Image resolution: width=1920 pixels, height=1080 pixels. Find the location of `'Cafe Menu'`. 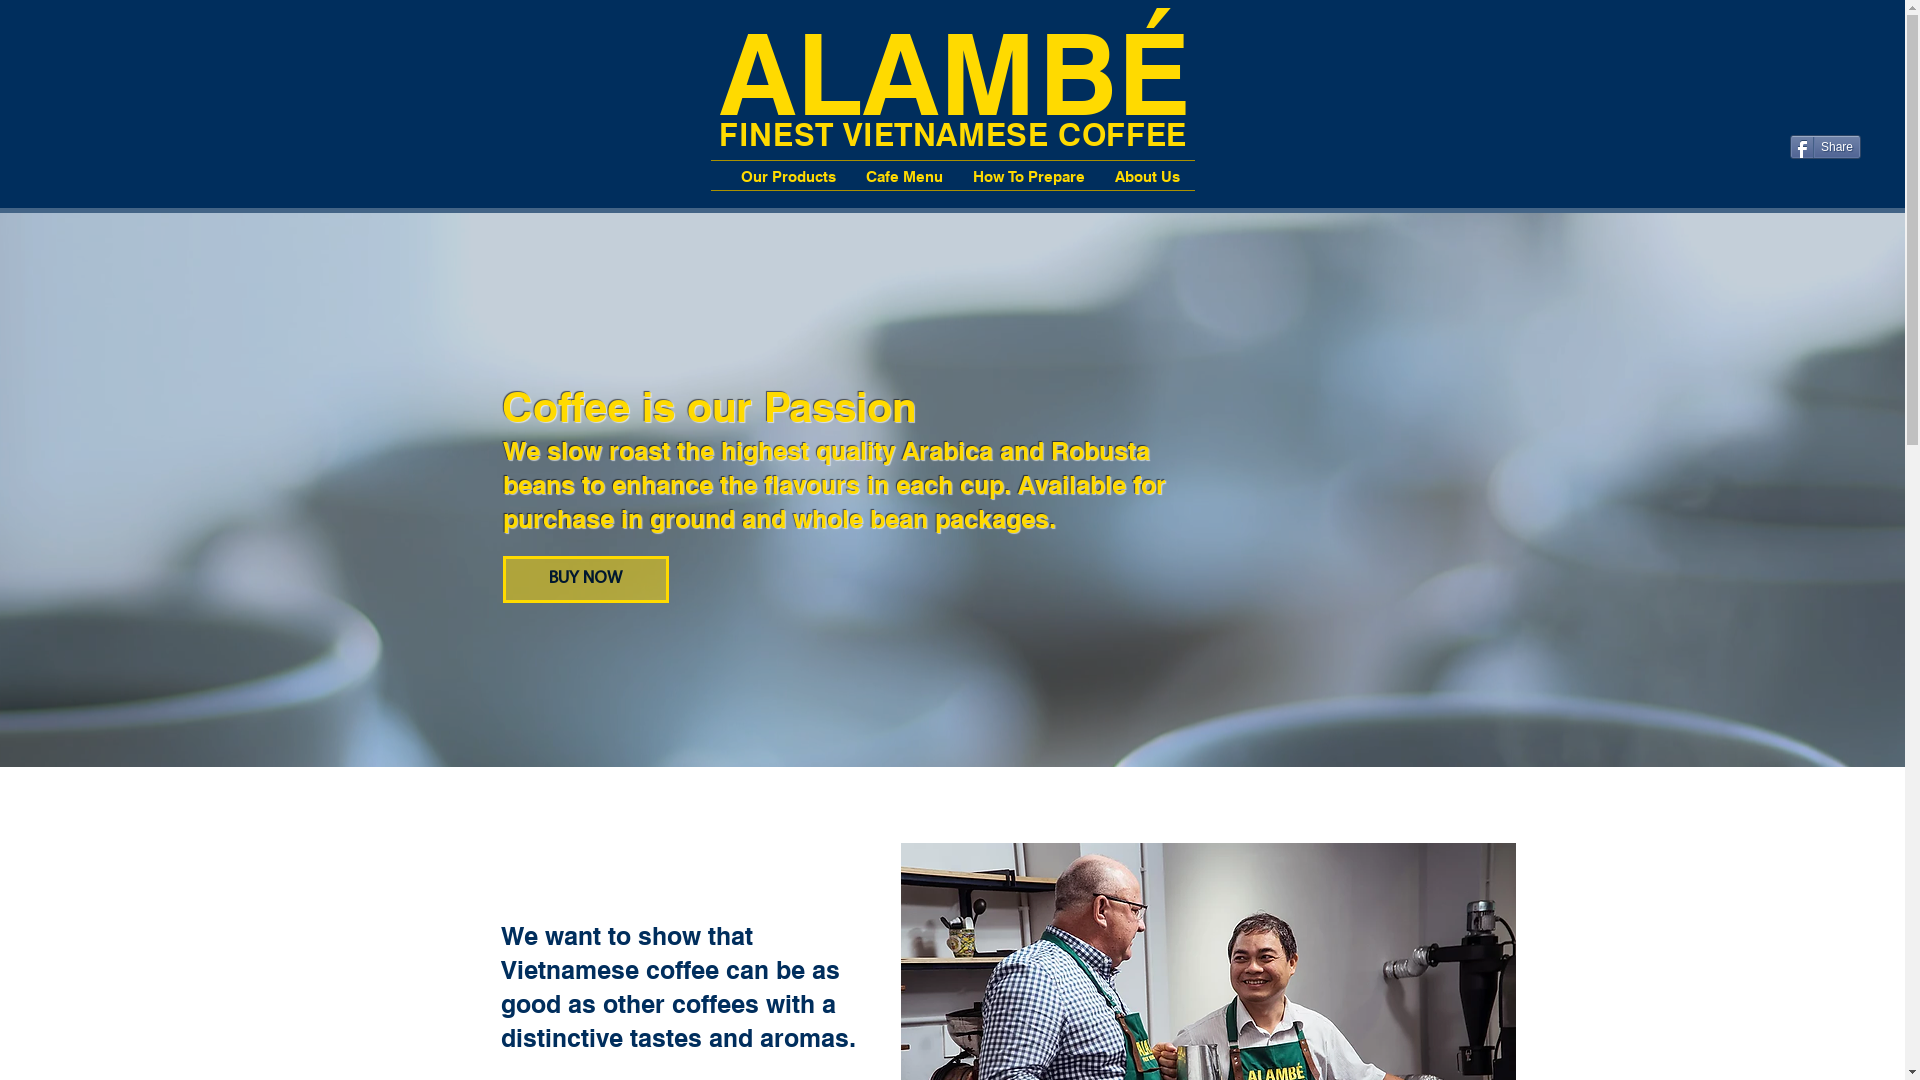

'Cafe Menu' is located at coordinates (902, 173).